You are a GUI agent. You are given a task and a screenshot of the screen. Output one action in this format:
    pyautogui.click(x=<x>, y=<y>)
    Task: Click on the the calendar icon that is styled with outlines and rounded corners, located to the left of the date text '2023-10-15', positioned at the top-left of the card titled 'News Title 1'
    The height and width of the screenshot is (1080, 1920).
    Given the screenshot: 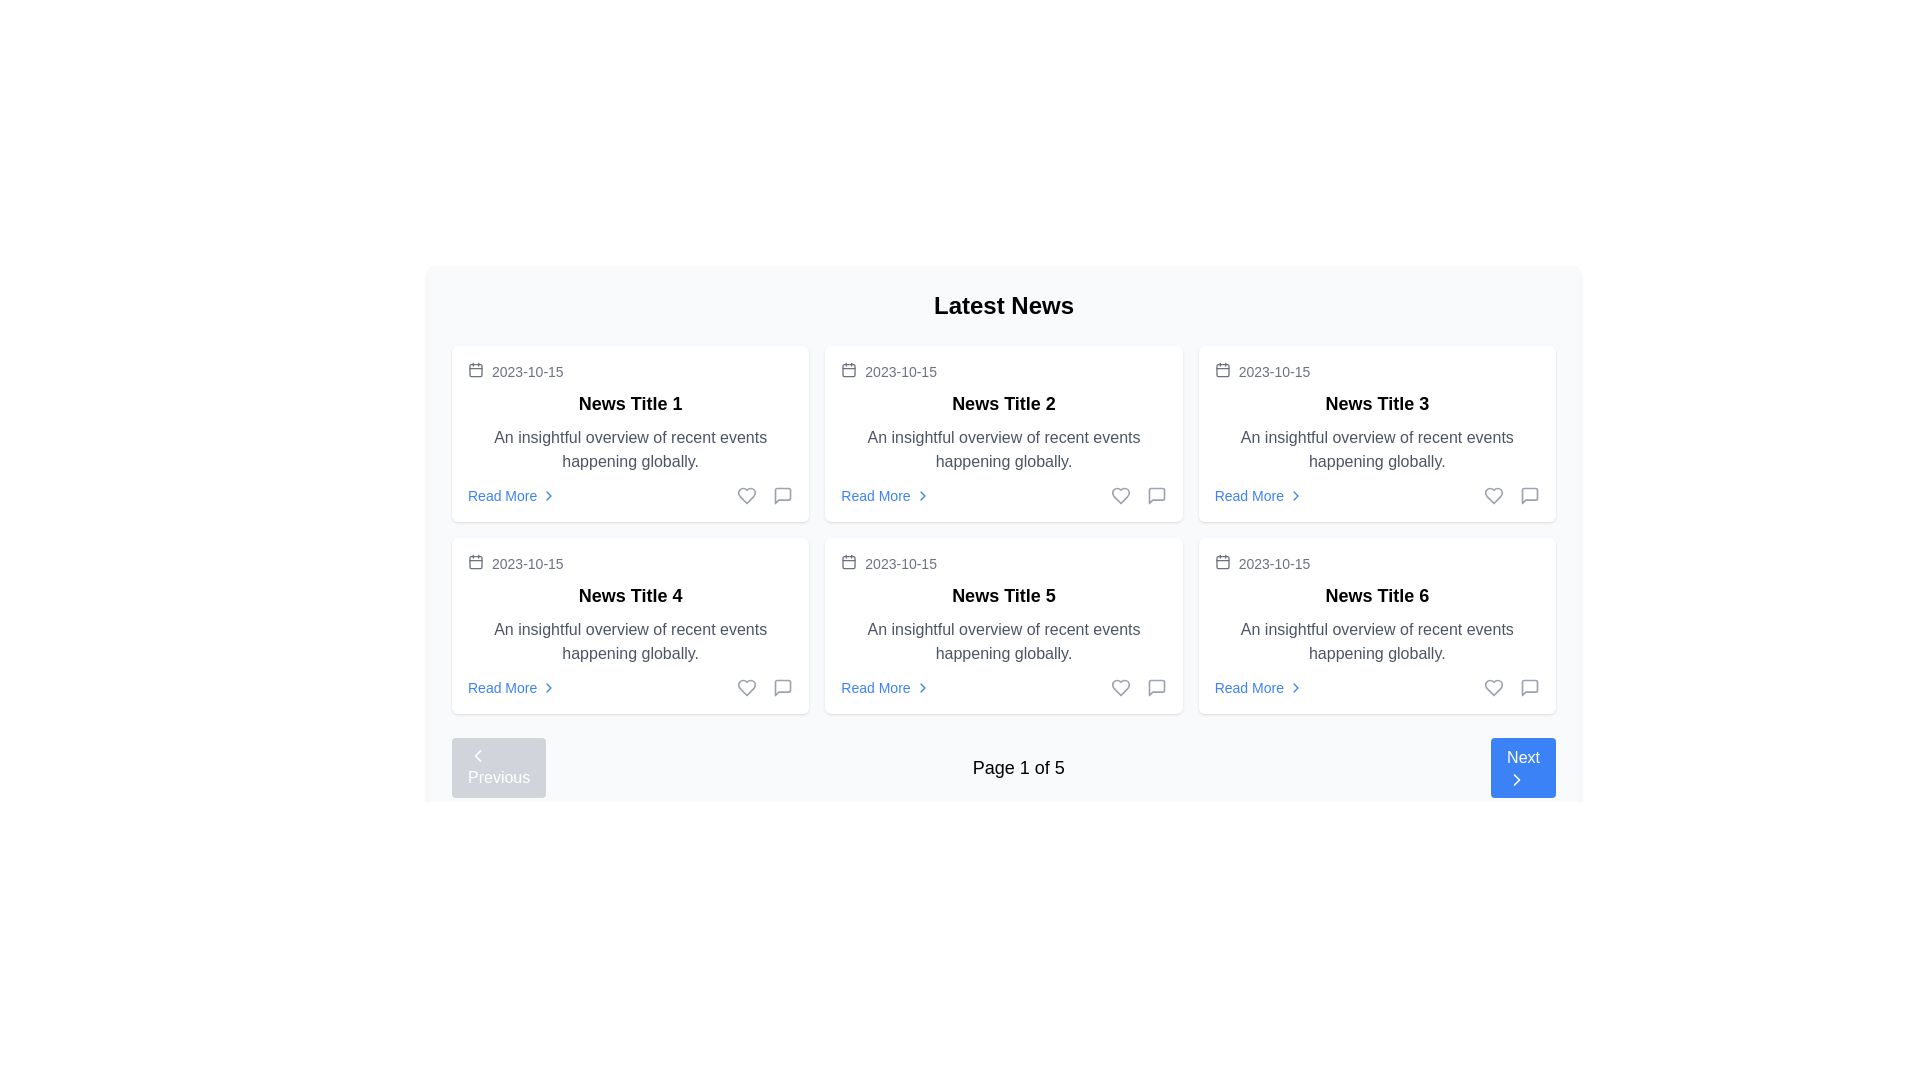 What is the action you would take?
    pyautogui.click(x=474, y=562)
    